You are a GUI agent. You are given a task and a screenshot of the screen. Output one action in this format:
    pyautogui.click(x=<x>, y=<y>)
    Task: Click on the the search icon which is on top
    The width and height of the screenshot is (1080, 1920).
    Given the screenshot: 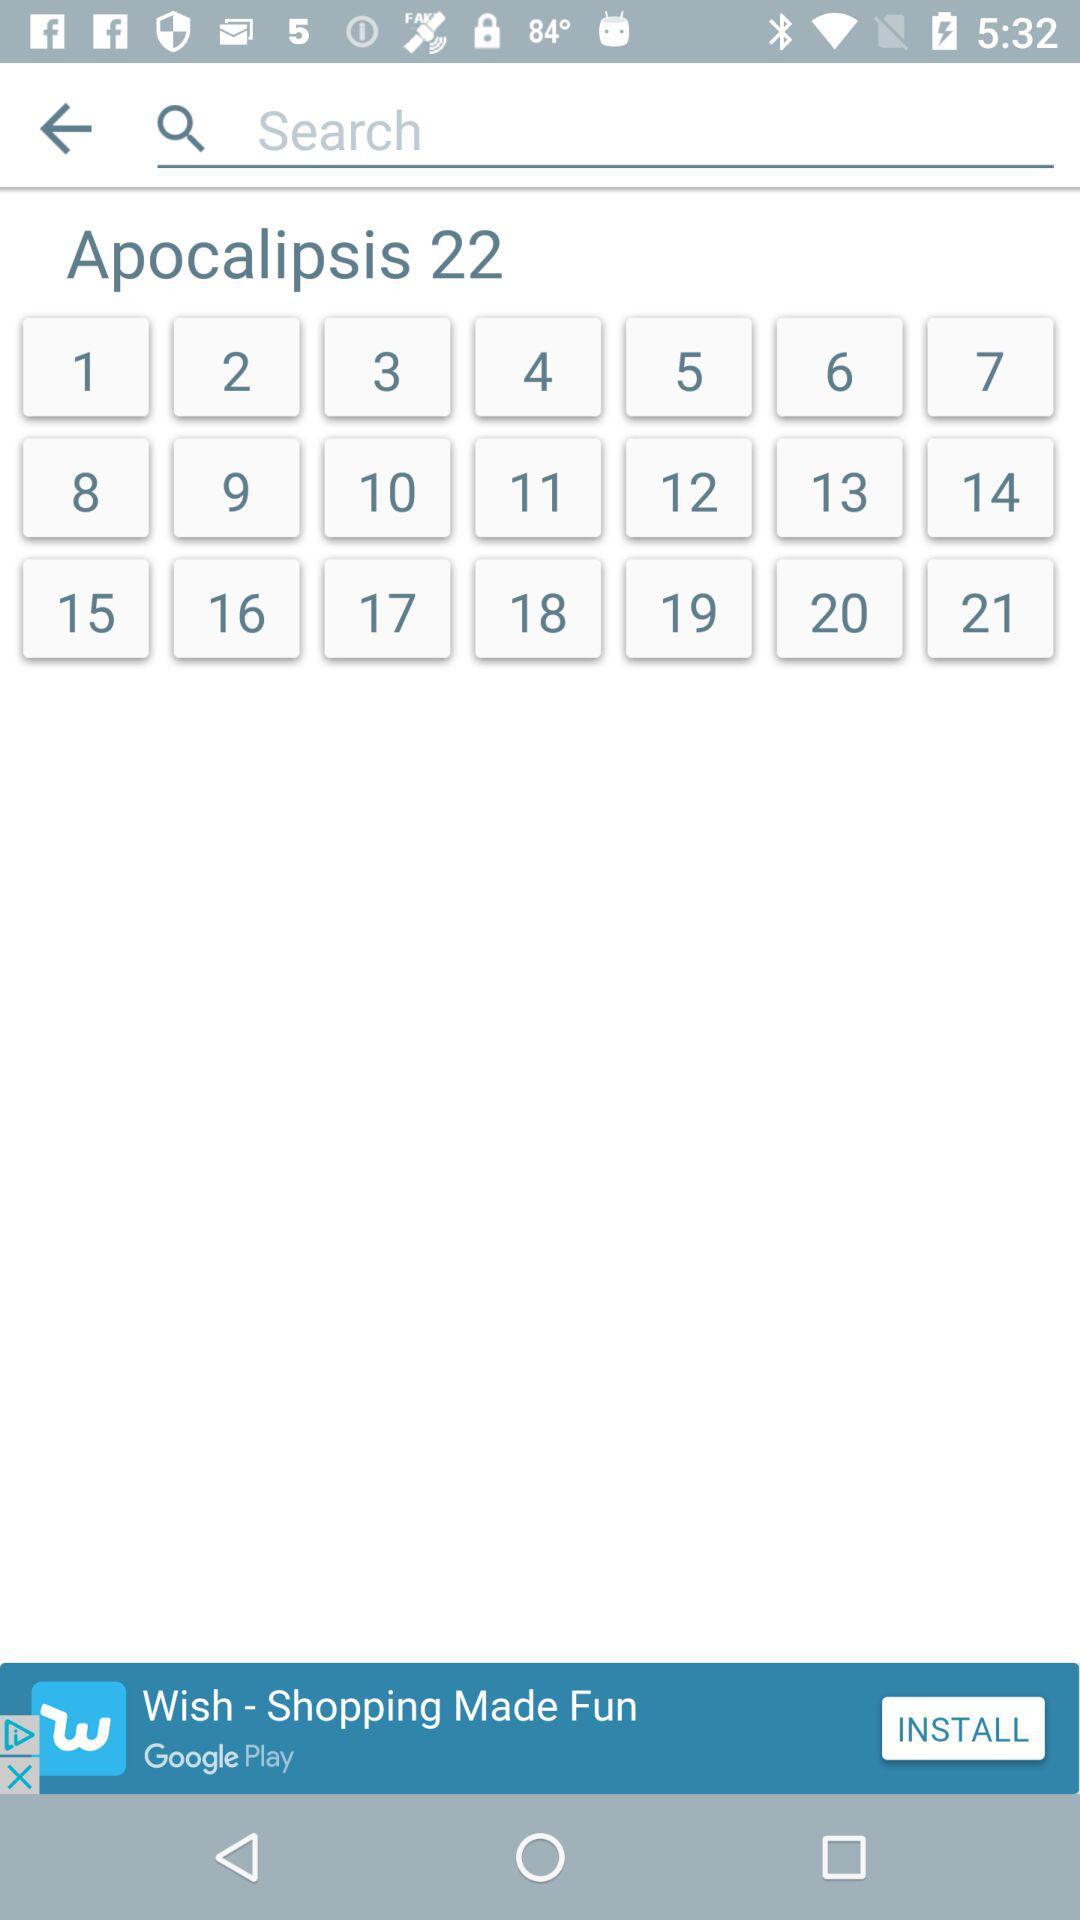 What is the action you would take?
    pyautogui.click(x=181, y=127)
    